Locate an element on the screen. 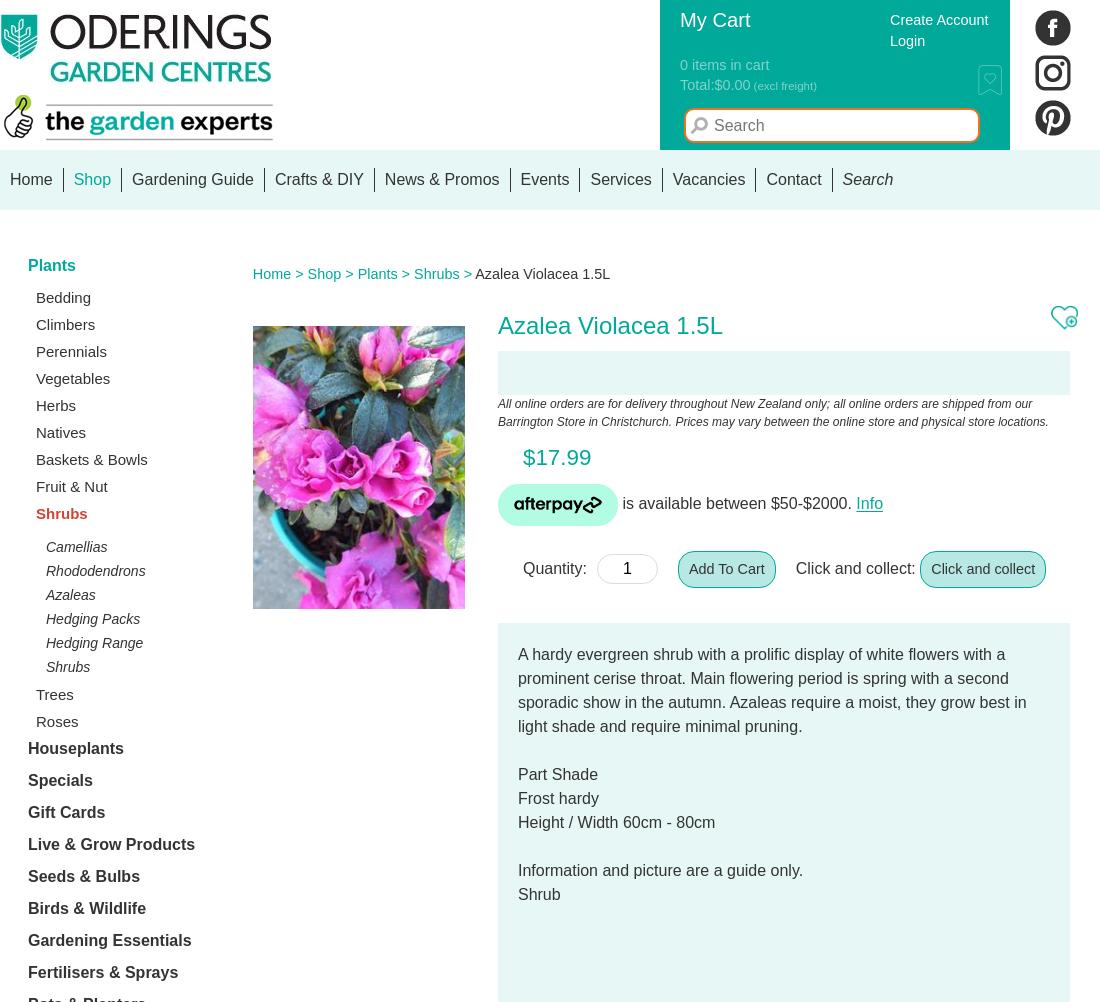 Image resolution: width=1100 pixels, height=1002 pixels. 'Live & Grow Products' is located at coordinates (111, 844).